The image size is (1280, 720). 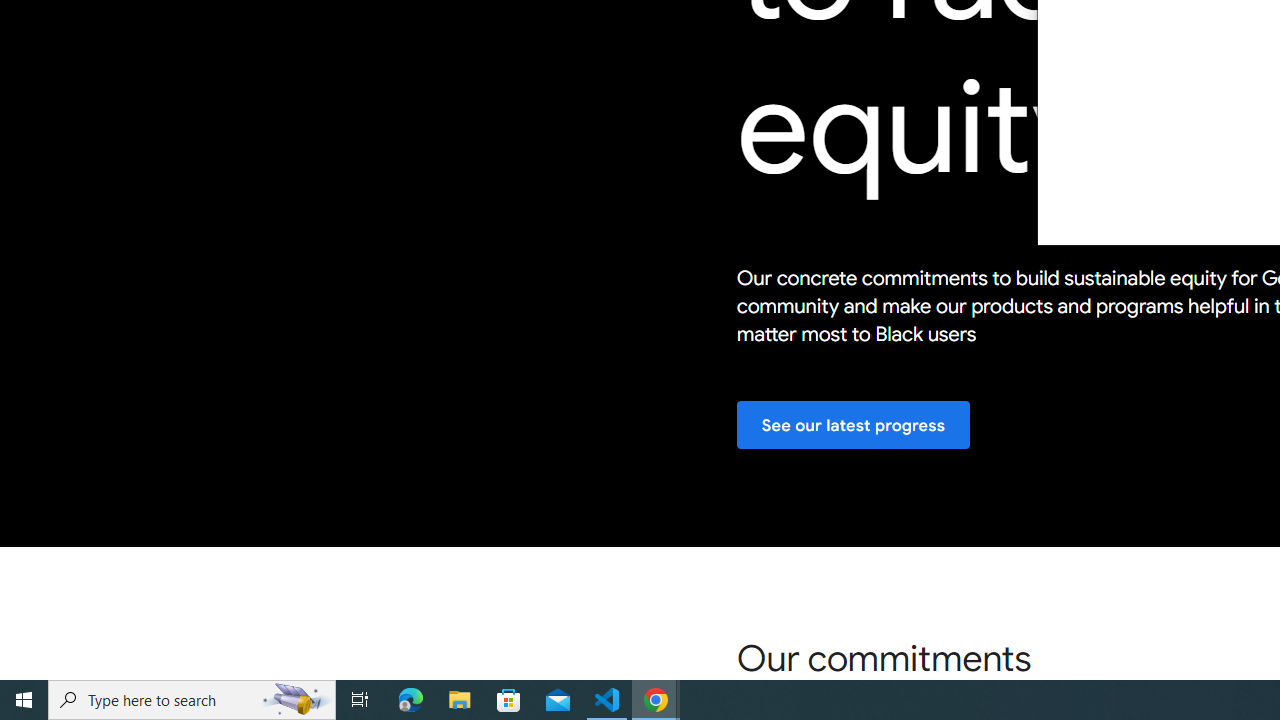 I want to click on 'Type here to search', so click(x=192, y=698).